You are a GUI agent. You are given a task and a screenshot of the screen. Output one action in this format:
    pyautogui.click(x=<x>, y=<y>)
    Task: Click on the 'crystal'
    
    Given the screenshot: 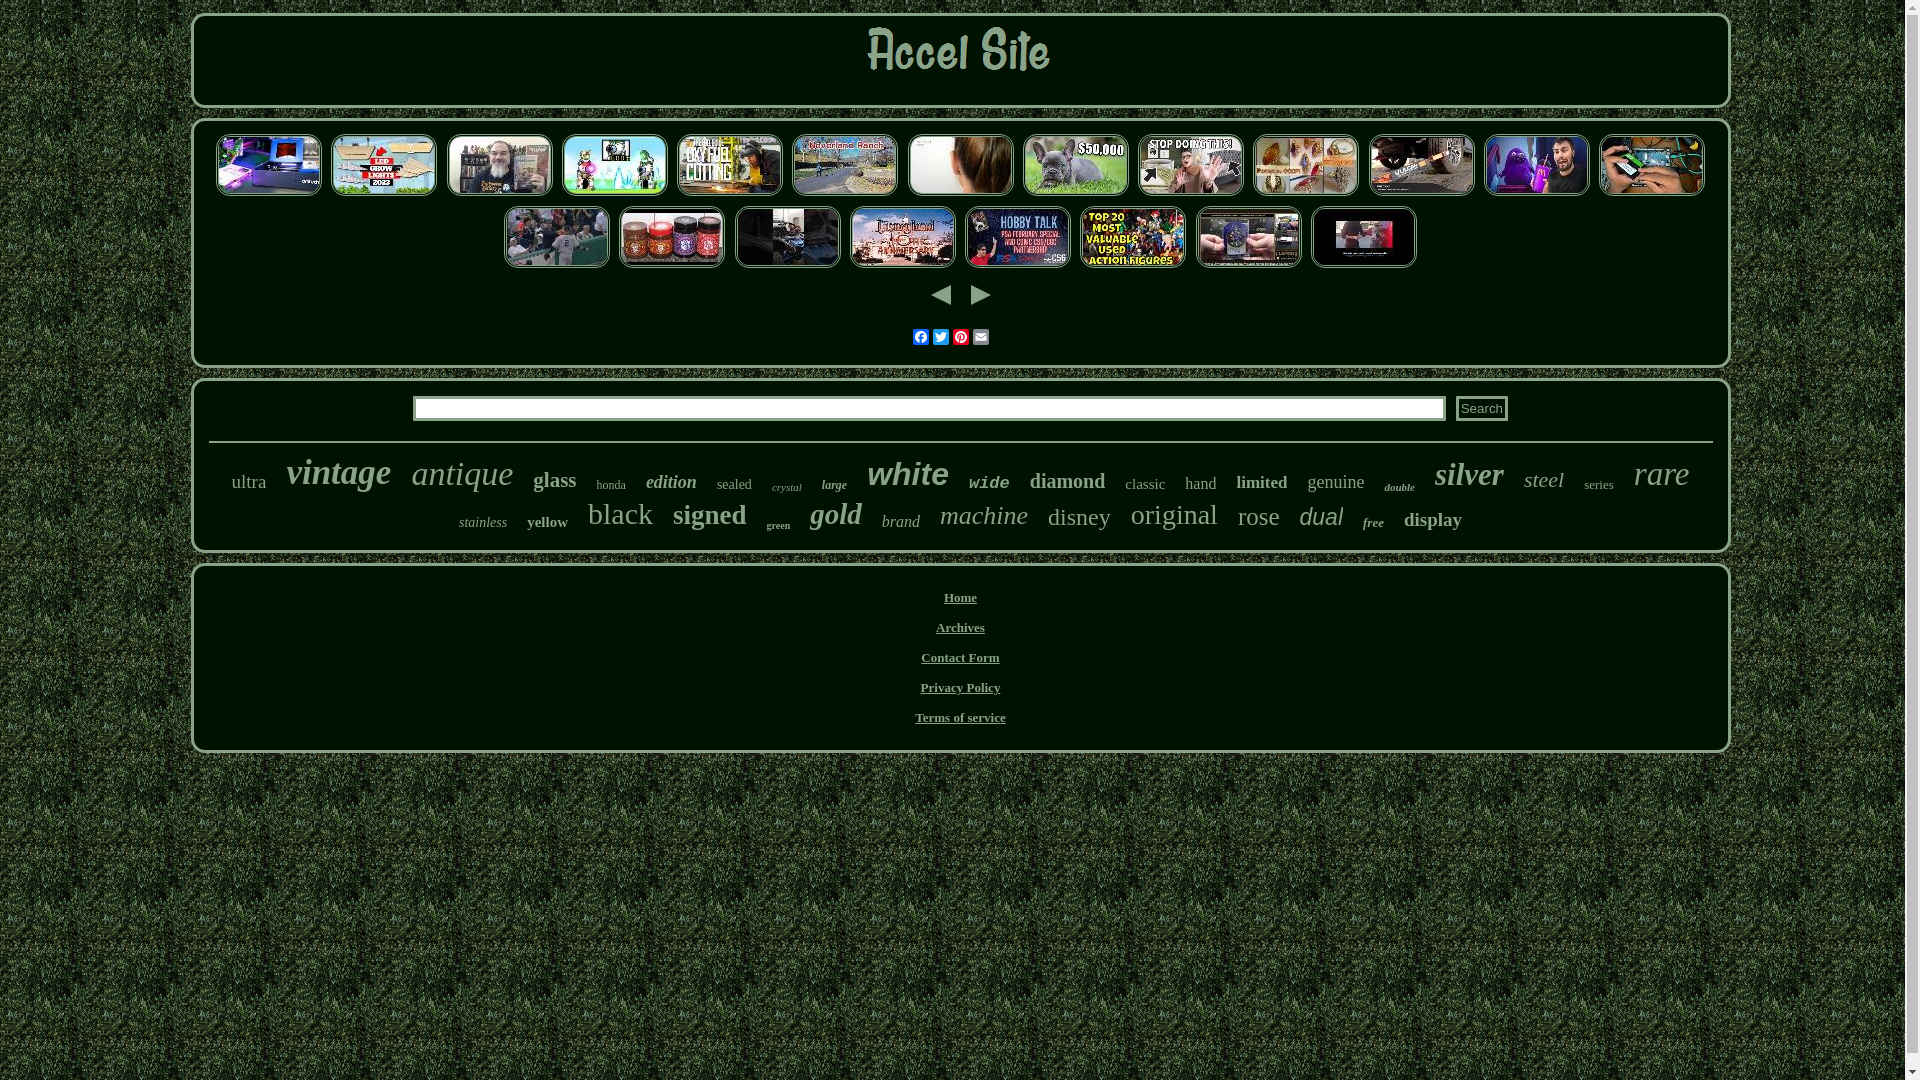 What is the action you would take?
    pyautogui.click(x=786, y=486)
    